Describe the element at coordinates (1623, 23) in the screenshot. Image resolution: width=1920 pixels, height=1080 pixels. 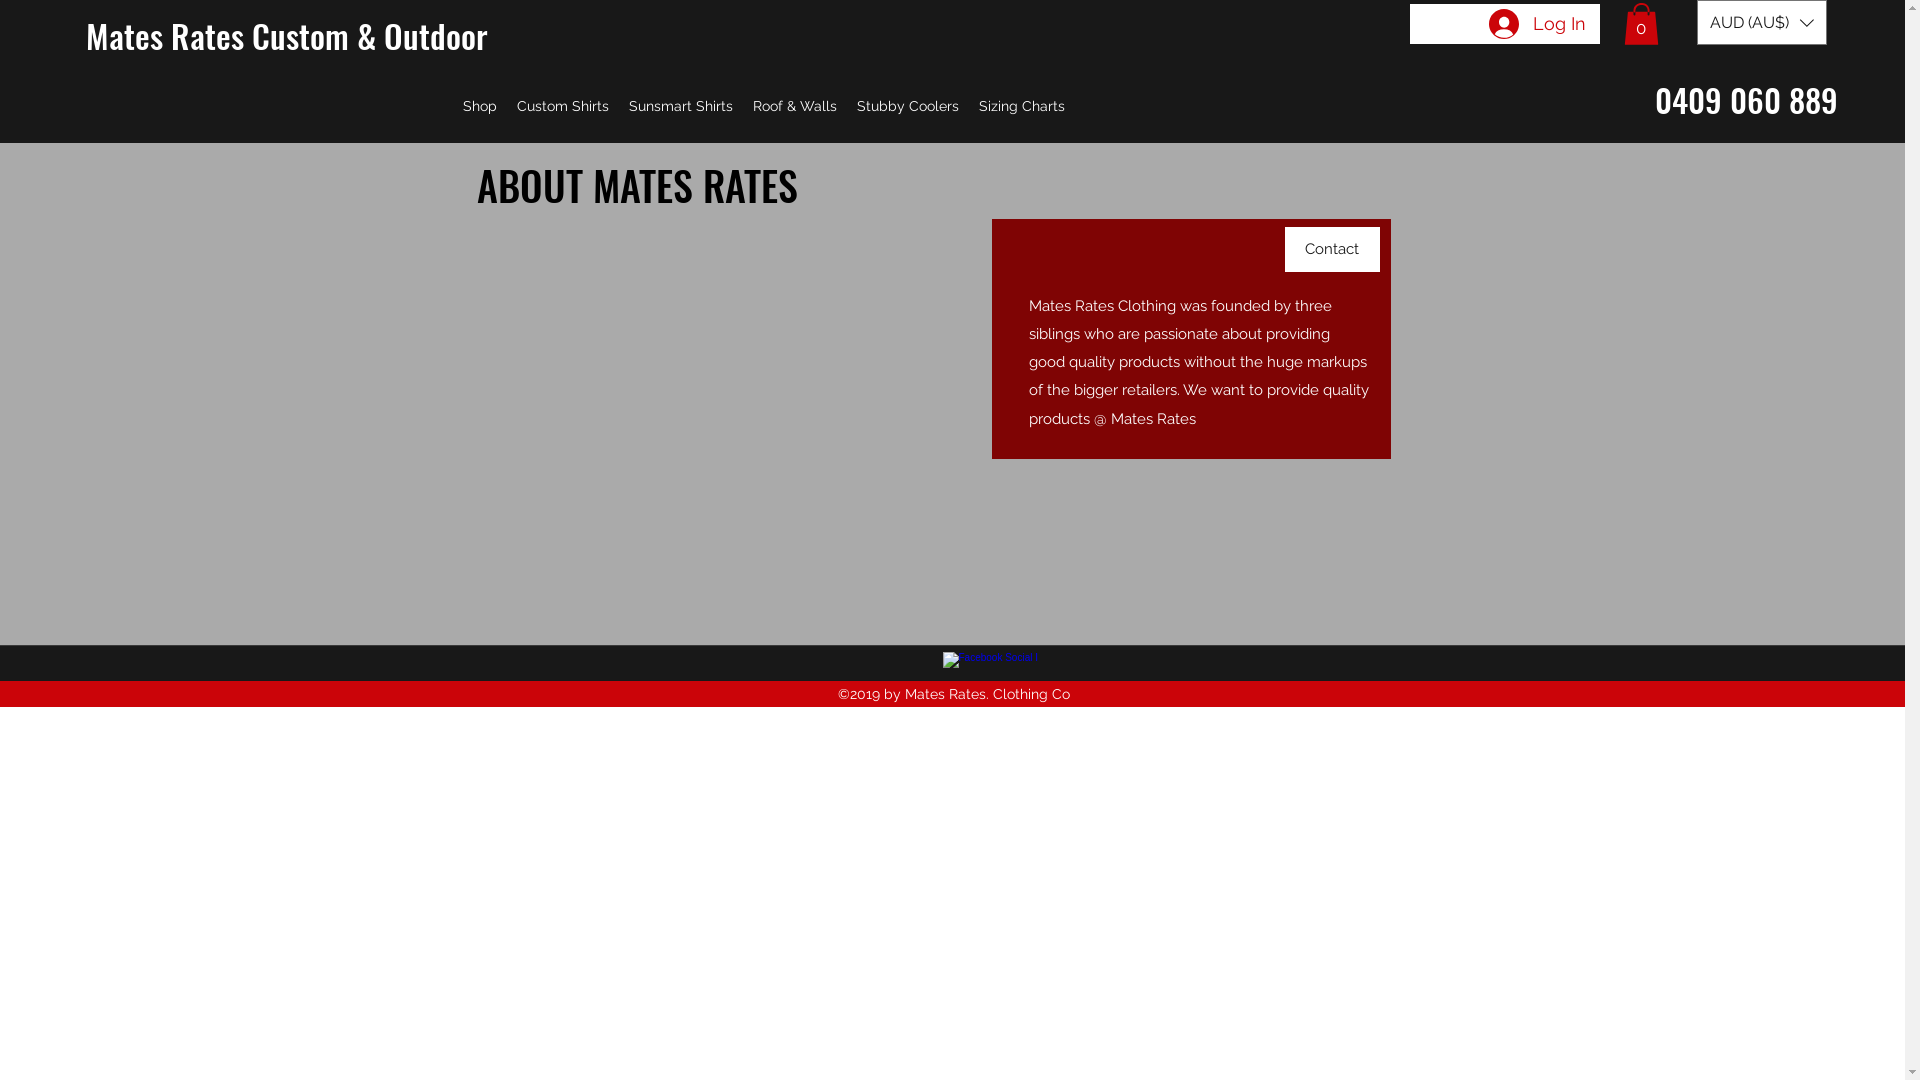
I see `'0'` at that location.